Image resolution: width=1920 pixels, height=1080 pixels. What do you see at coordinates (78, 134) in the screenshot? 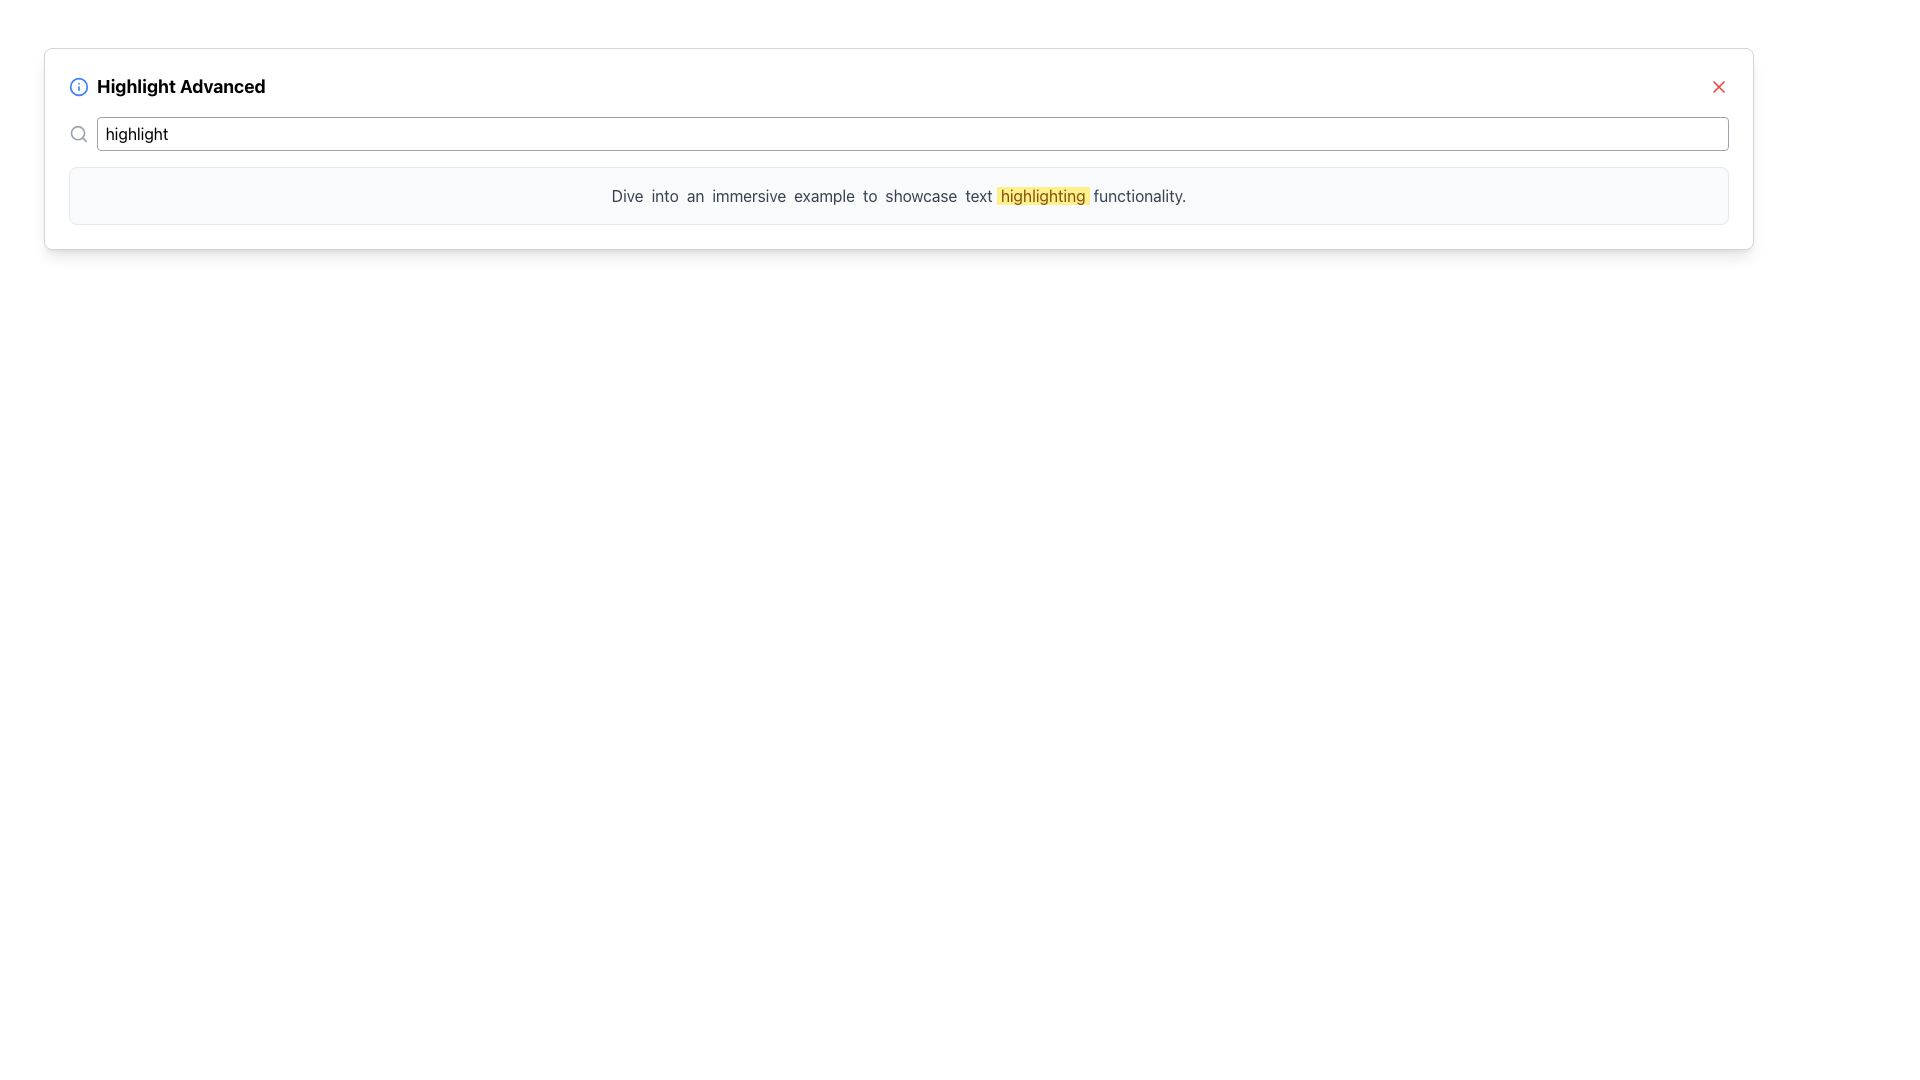
I see `the small gray magnifying glass icon located to the left of the 'highlight' text input field` at bounding box center [78, 134].